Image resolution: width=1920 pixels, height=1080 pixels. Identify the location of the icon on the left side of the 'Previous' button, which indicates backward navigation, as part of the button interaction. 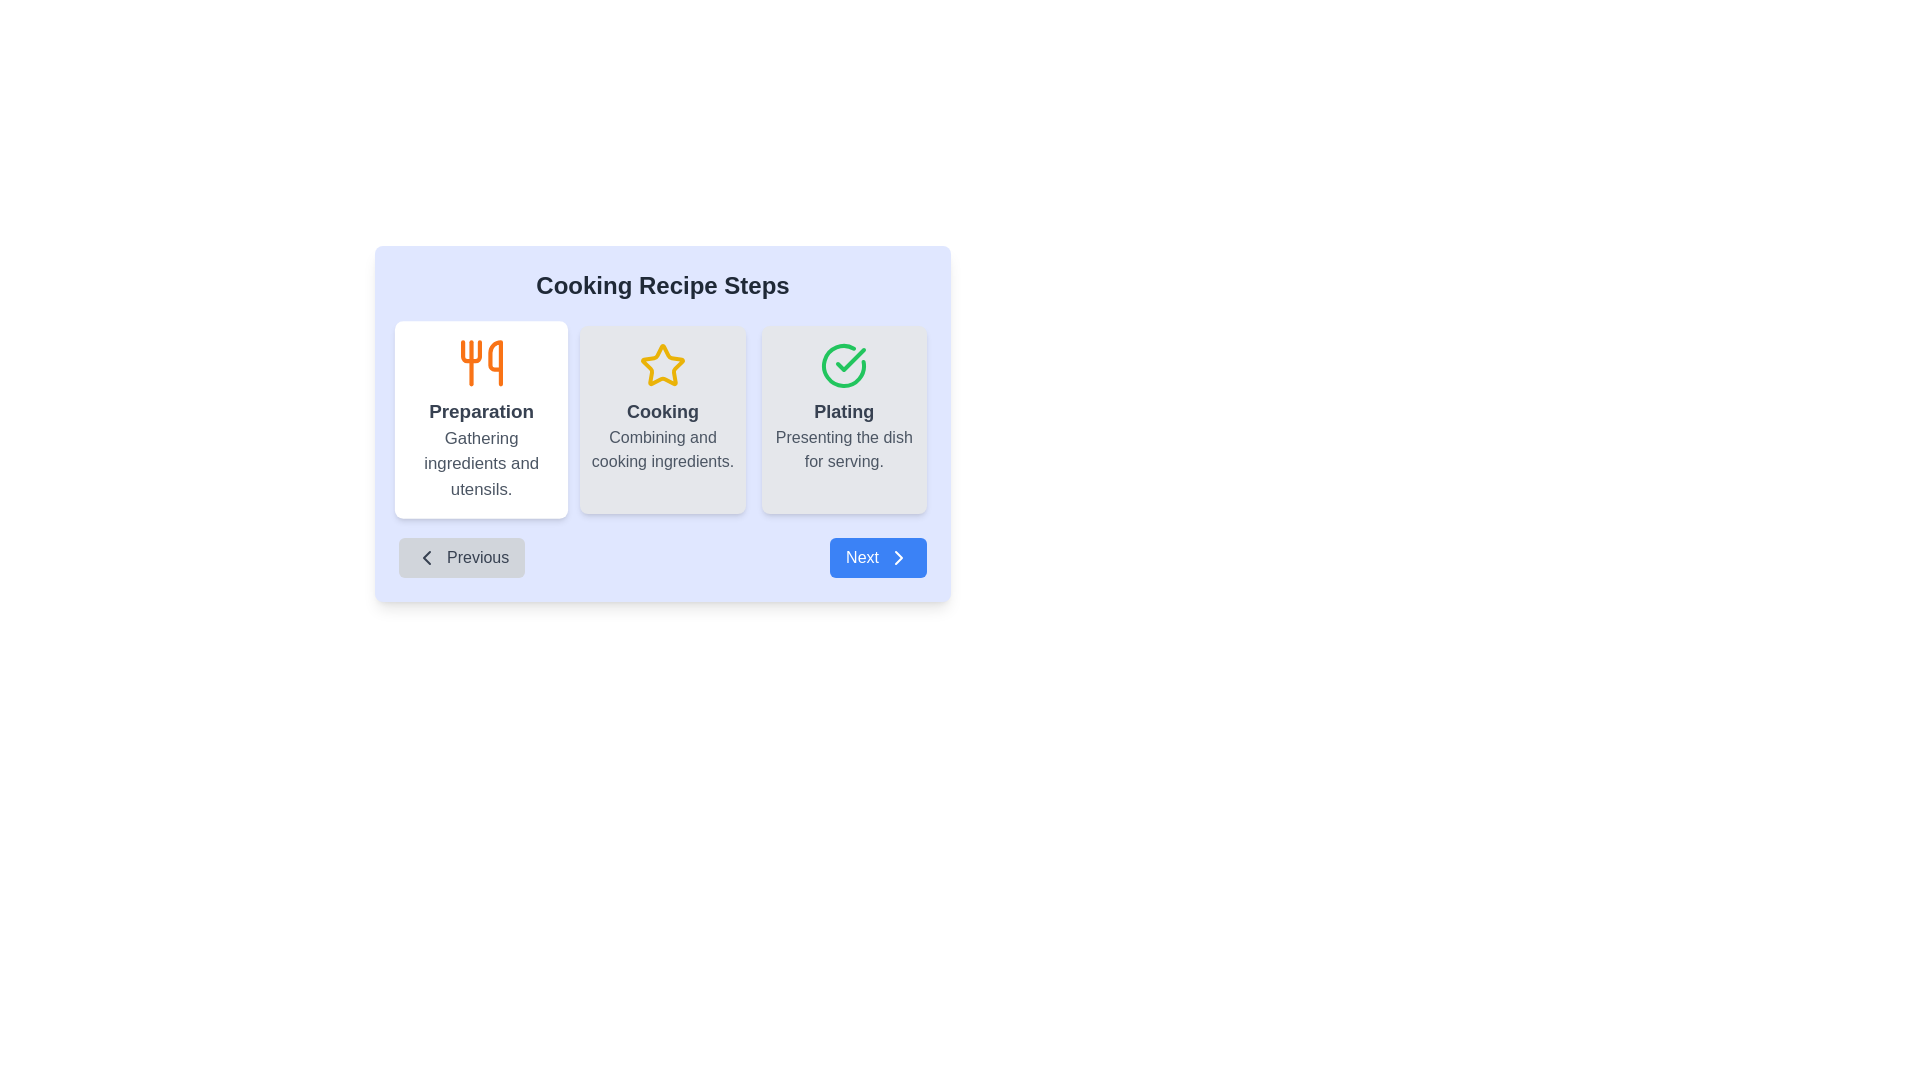
(426, 558).